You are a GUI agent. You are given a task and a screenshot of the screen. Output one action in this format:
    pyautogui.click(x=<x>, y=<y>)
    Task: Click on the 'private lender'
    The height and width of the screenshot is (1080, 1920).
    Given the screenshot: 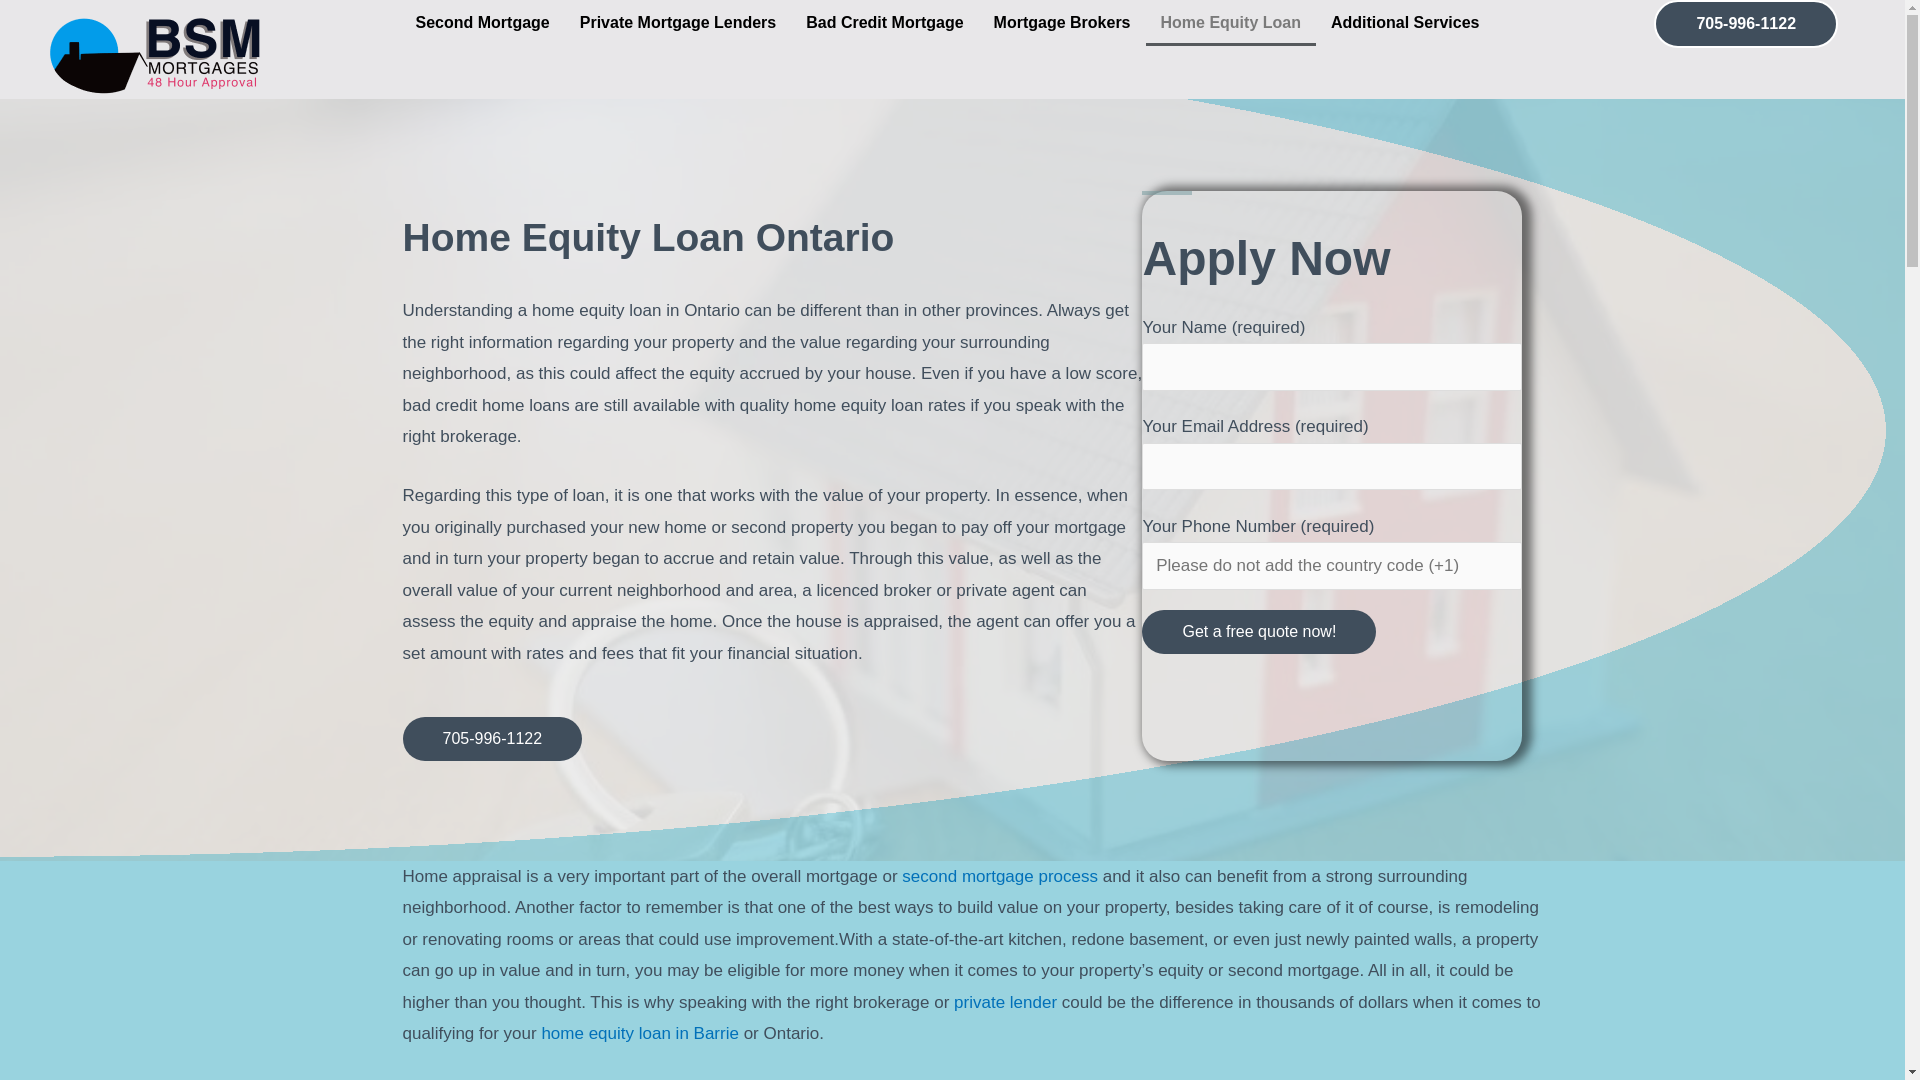 What is the action you would take?
    pyautogui.click(x=1005, y=1002)
    